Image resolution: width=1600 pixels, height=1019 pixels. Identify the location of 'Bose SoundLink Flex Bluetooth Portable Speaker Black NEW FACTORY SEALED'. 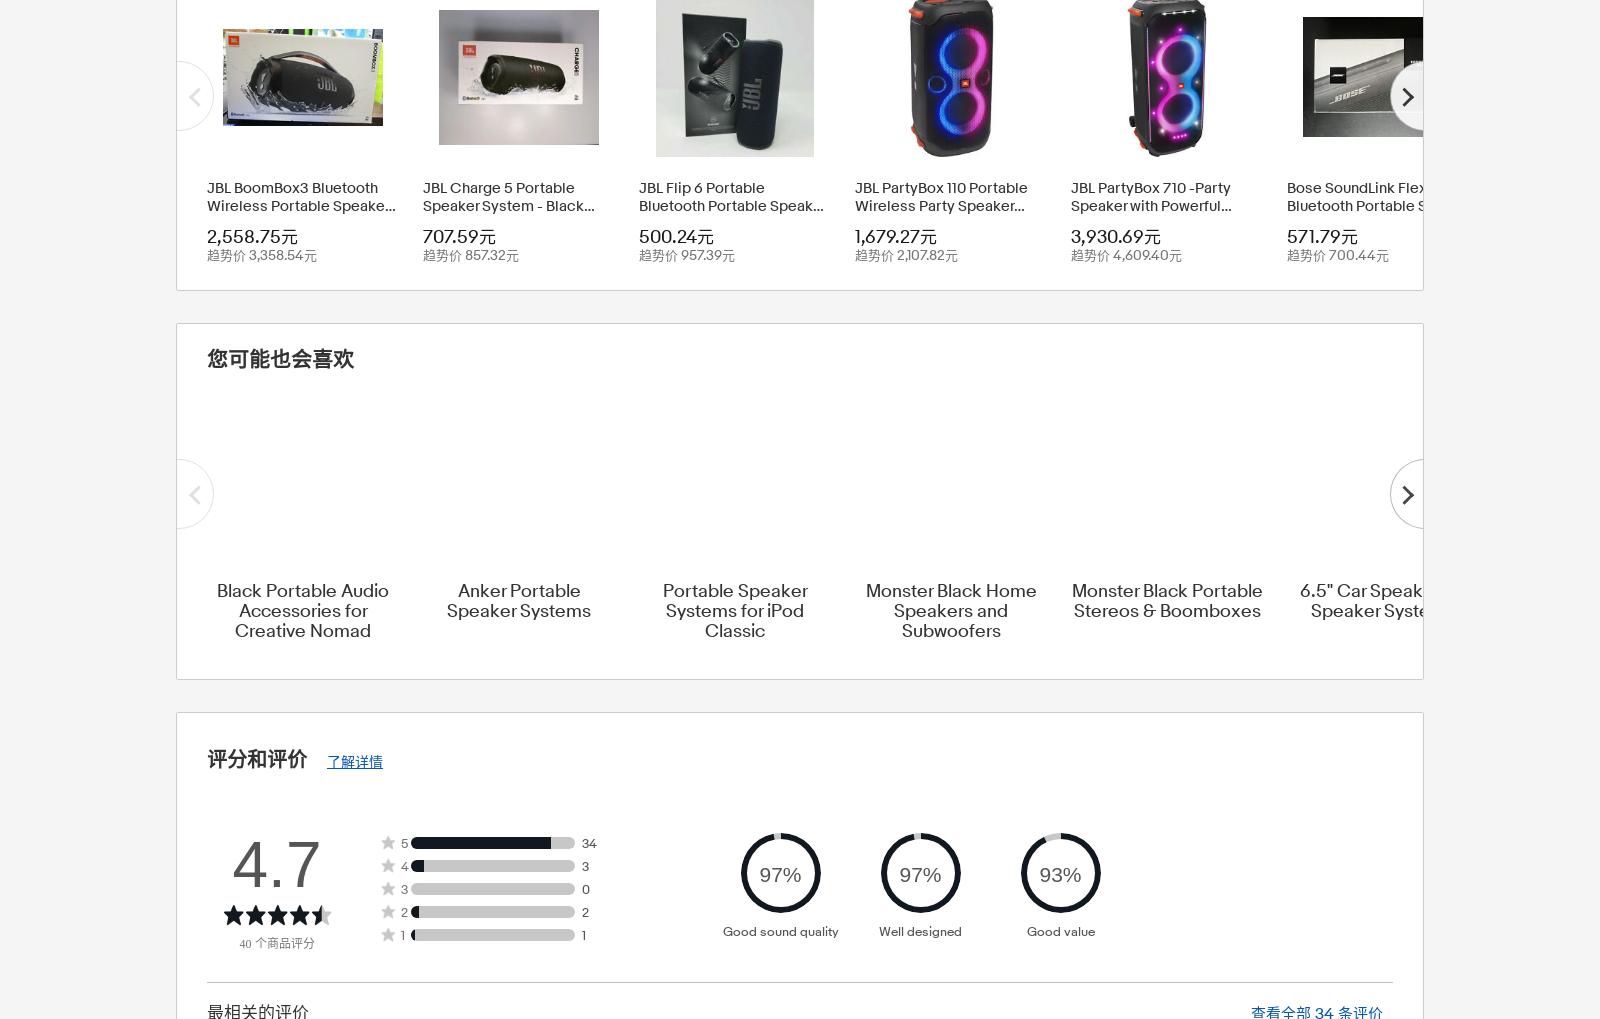
(1286, 214).